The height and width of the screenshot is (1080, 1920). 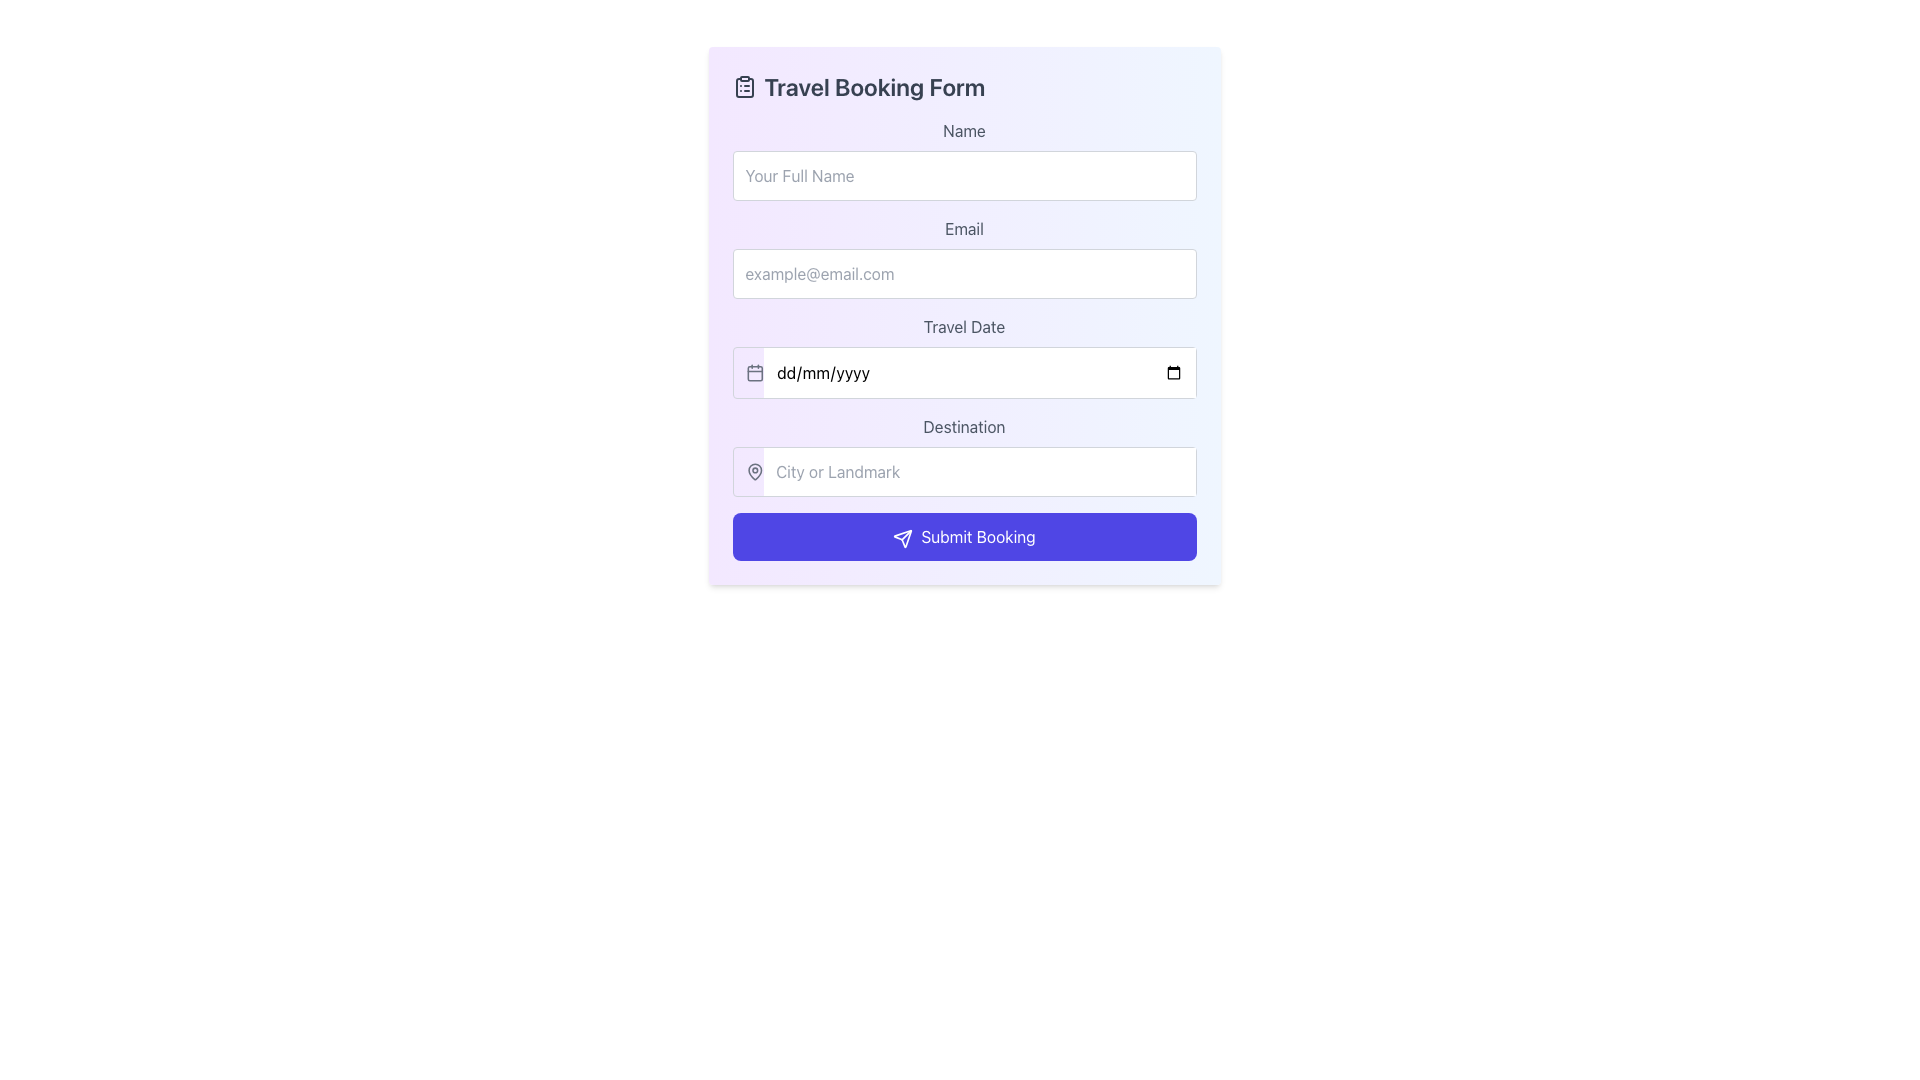 I want to click on the icon located to the left of the 'Submit Booking' button, which visually indicates the action of submission, so click(x=902, y=537).